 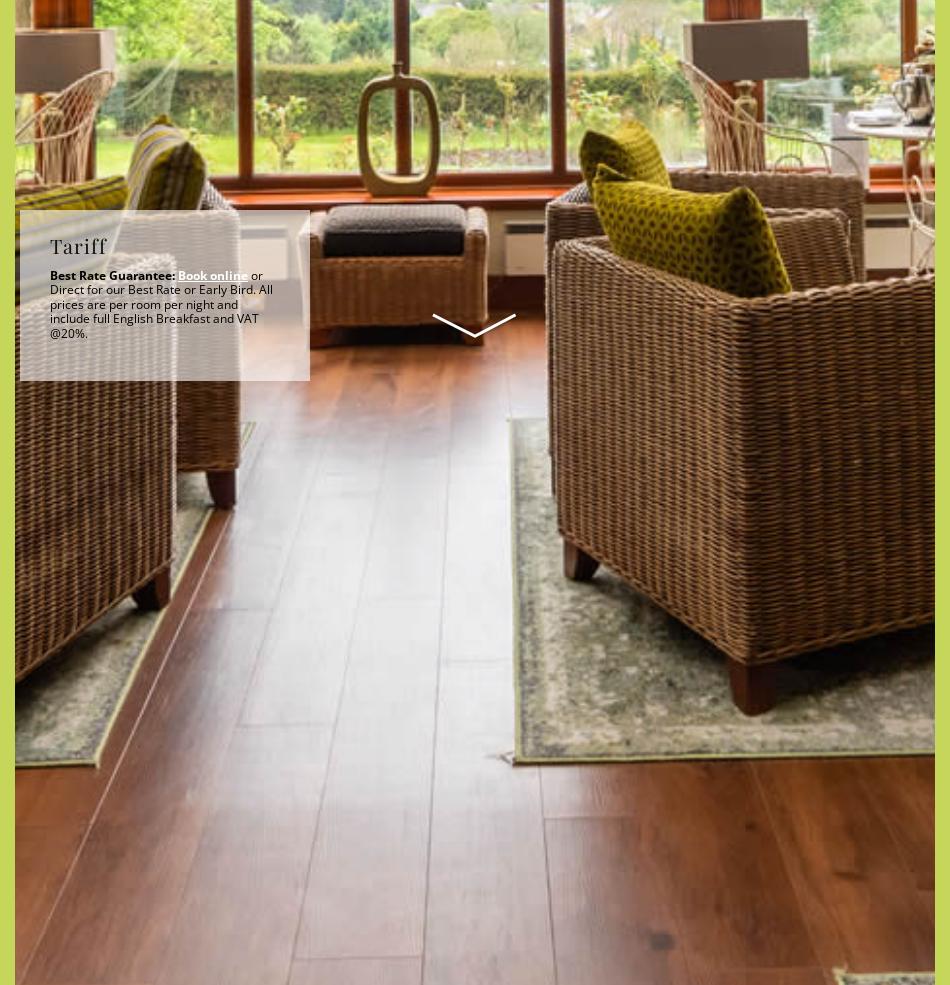 I want to click on 'please book direct above or call us on', so click(x=499, y=175).